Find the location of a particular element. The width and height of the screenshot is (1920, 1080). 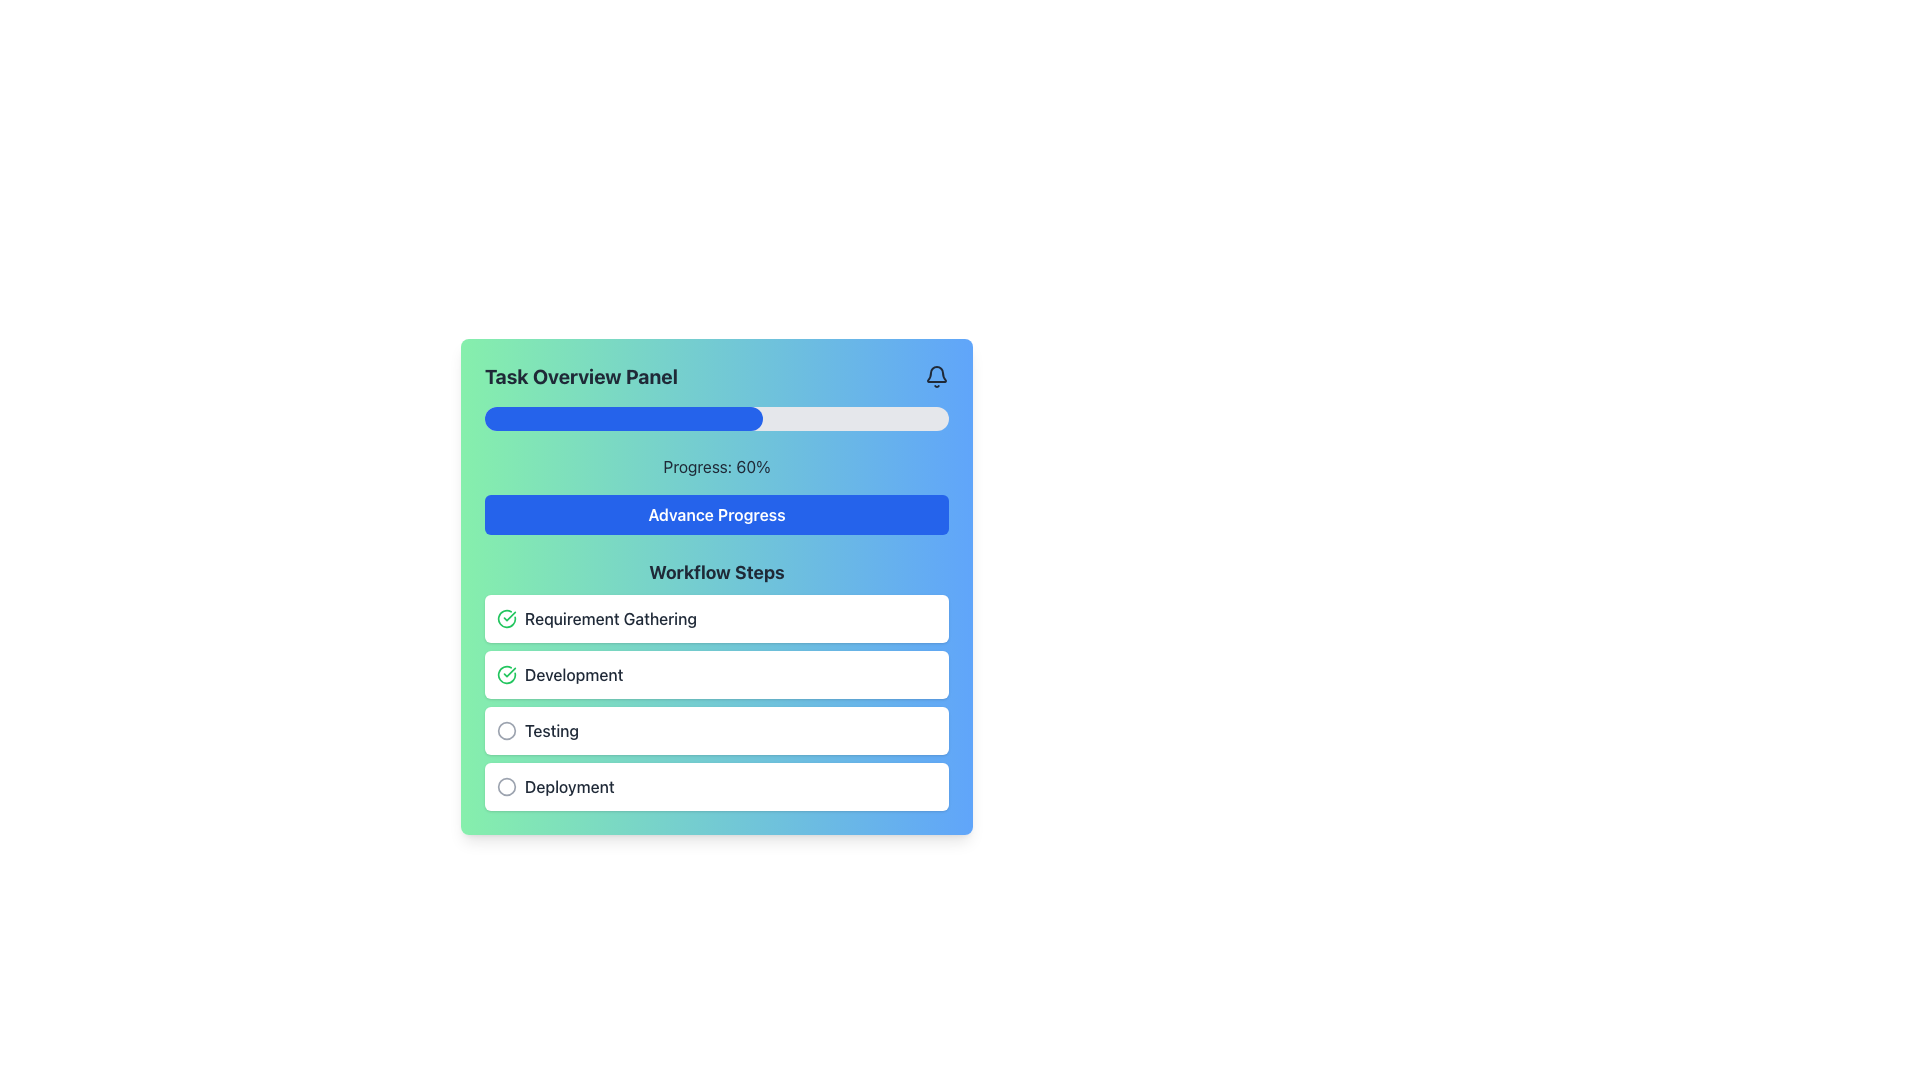

the checkbox icon is located at coordinates (507, 731).